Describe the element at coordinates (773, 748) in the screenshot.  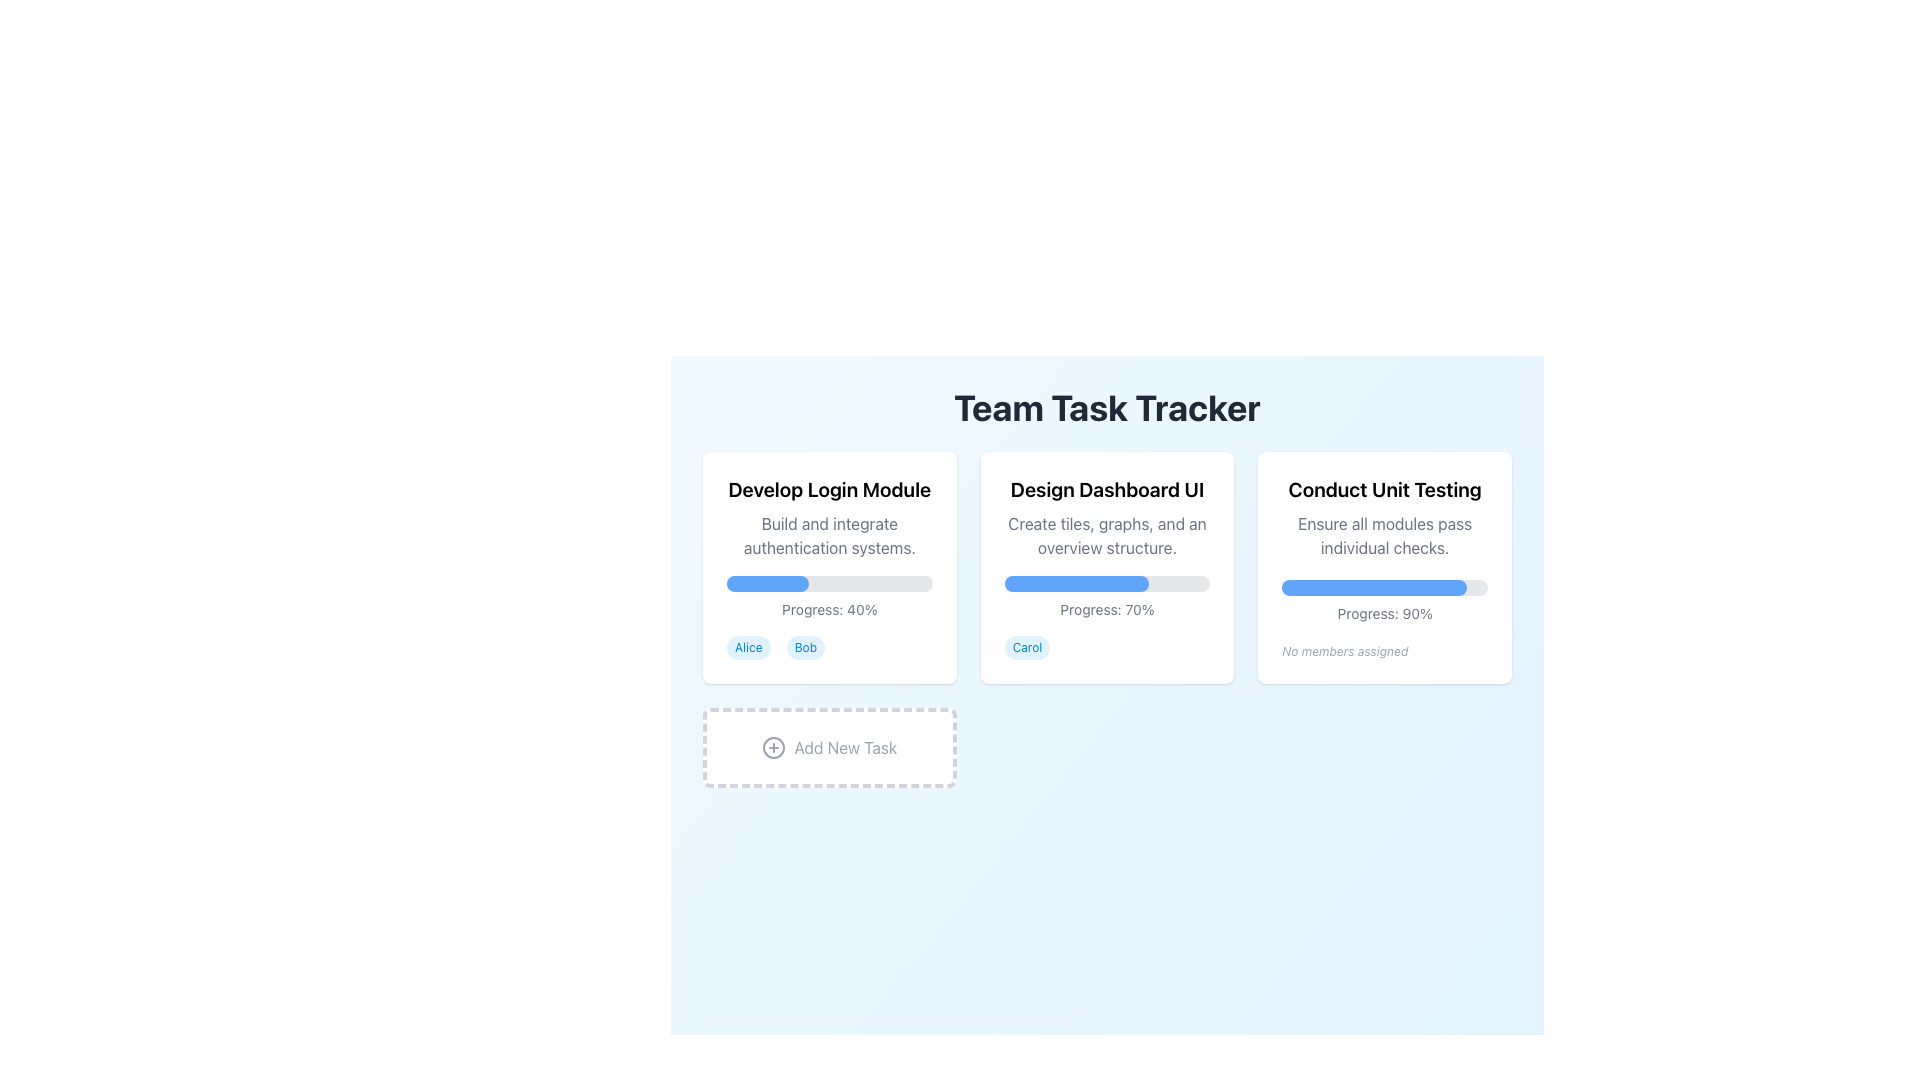
I see `the circular '+' icon button within the 'Add New Task' box` at that location.